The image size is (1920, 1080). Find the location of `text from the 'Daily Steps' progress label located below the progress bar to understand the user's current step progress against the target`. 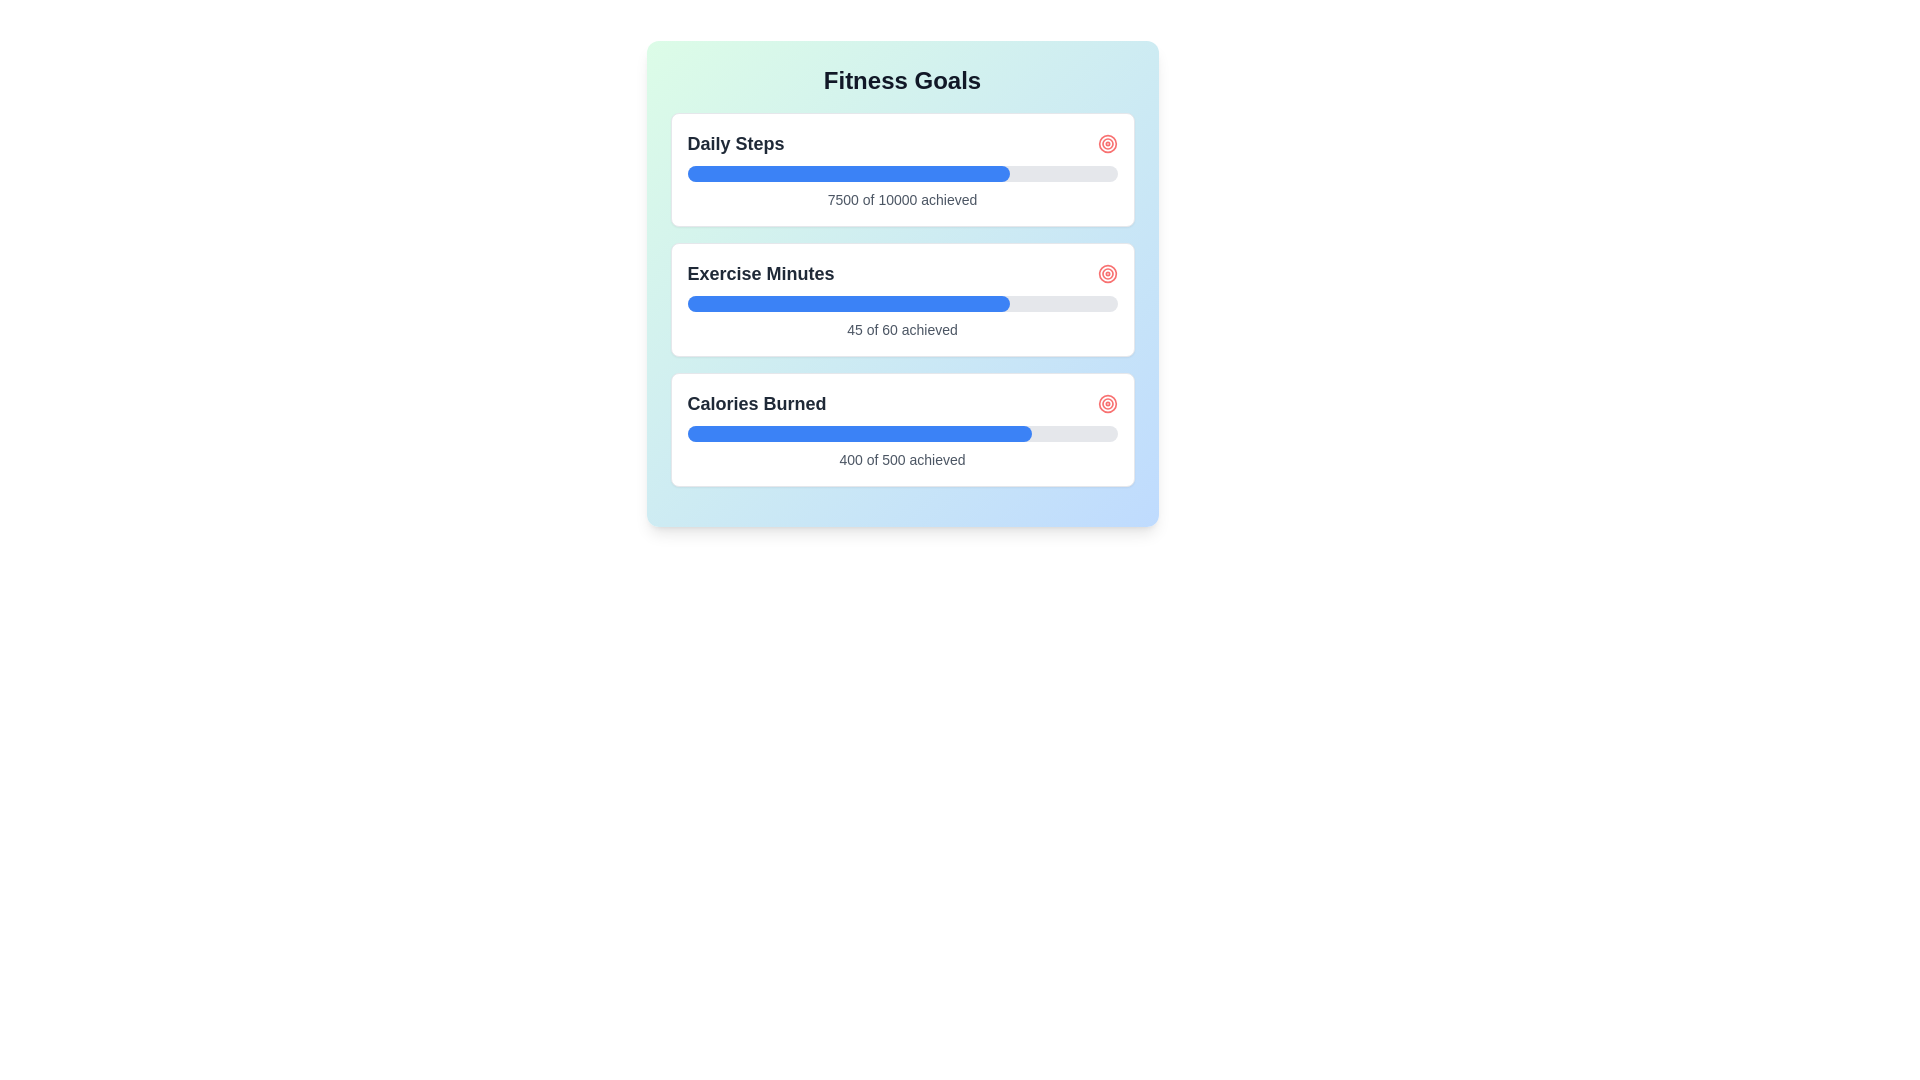

text from the 'Daily Steps' progress label located below the progress bar to understand the user's current step progress against the target is located at coordinates (901, 200).